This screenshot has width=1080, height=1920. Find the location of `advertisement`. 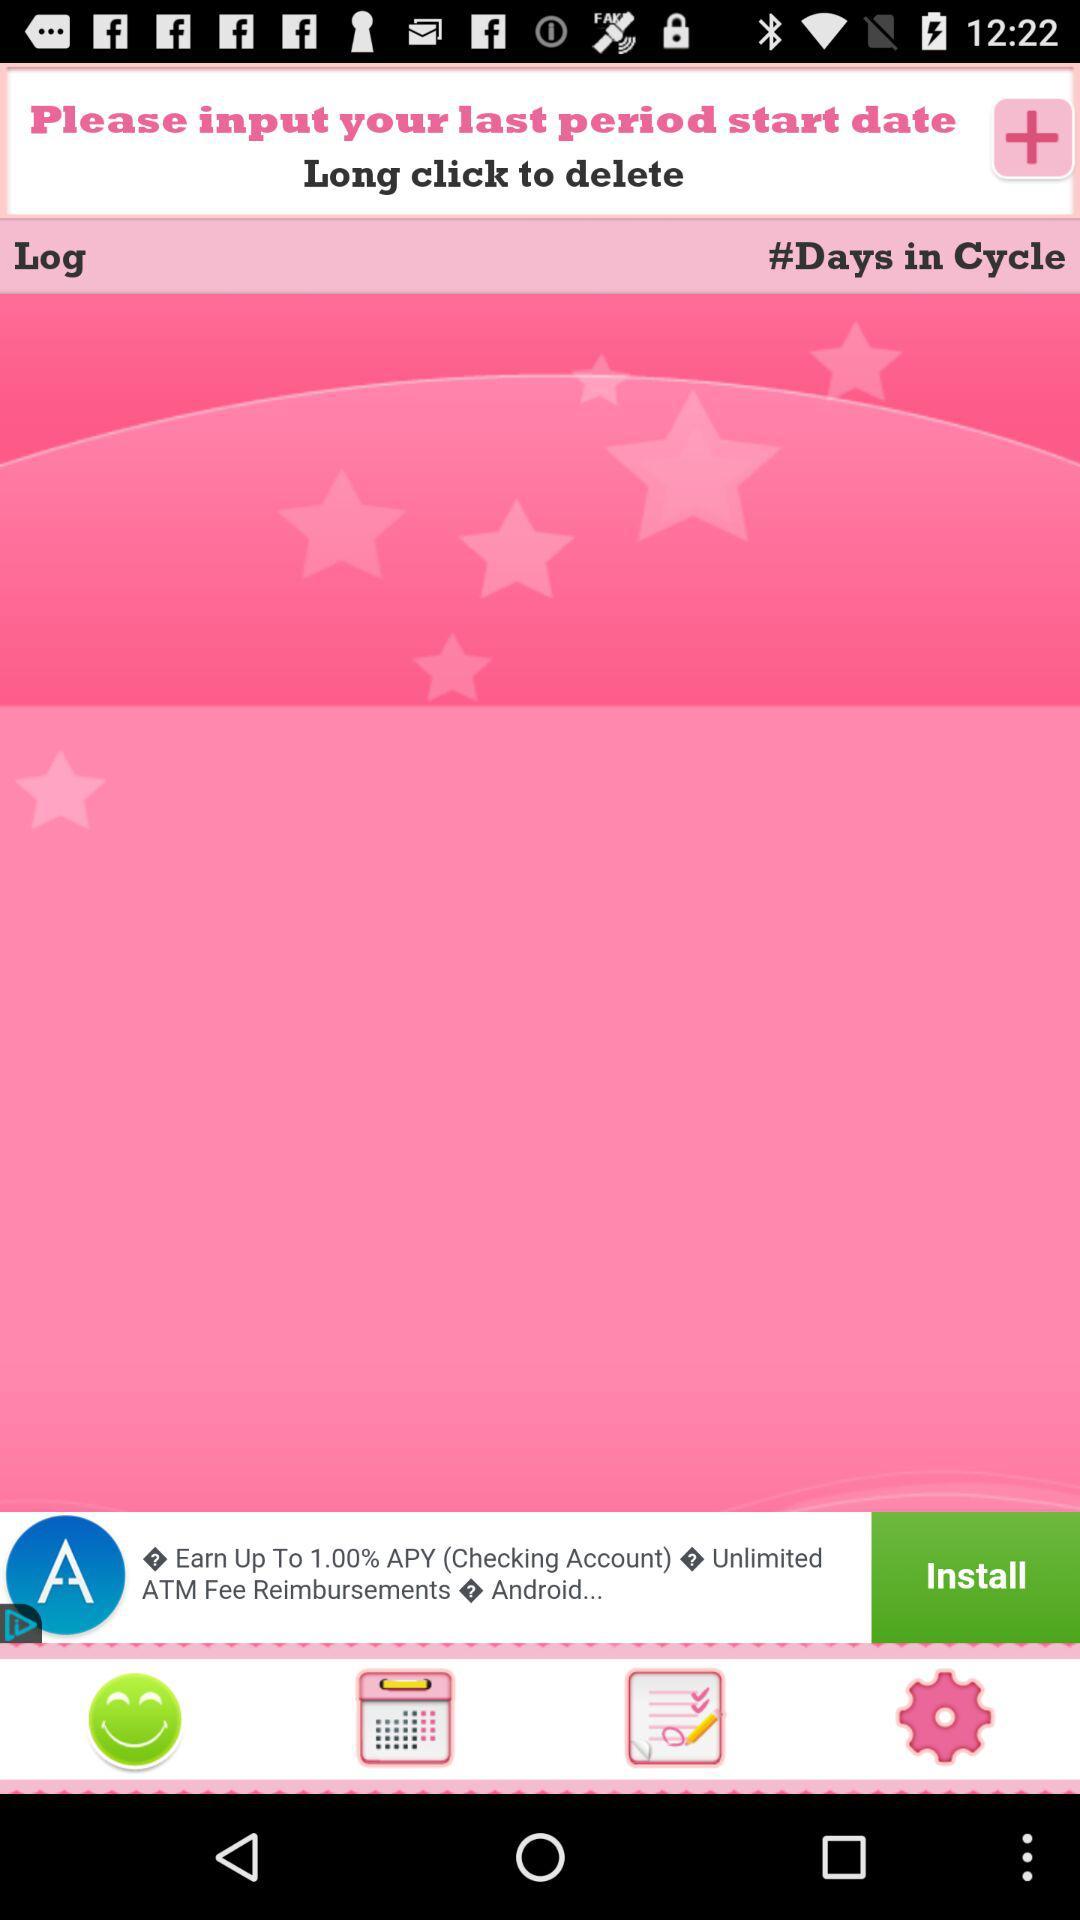

advertisement is located at coordinates (540, 1576).